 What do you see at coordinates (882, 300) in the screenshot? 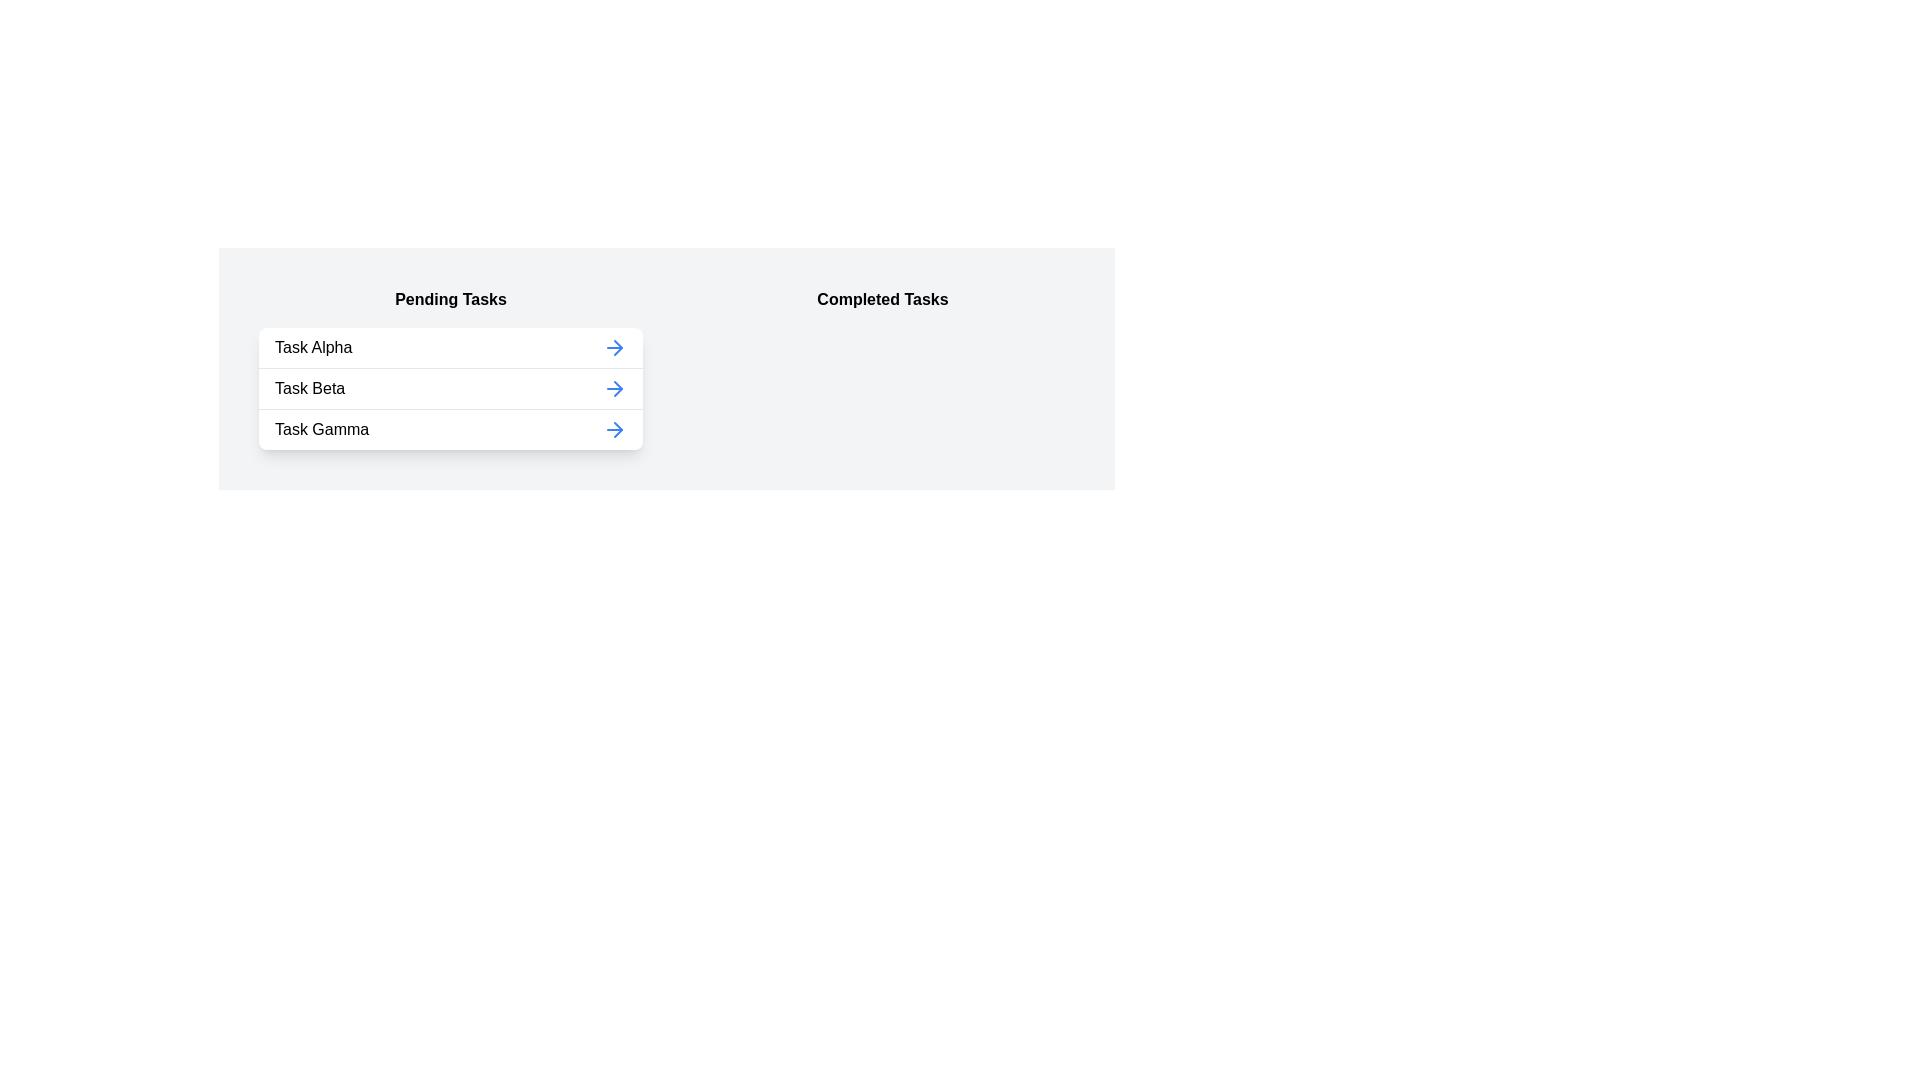
I see `the title of the 'Completed Tasks' section, located at the center of the 'Completed Tasks' panel` at bounding box center [882, 300].